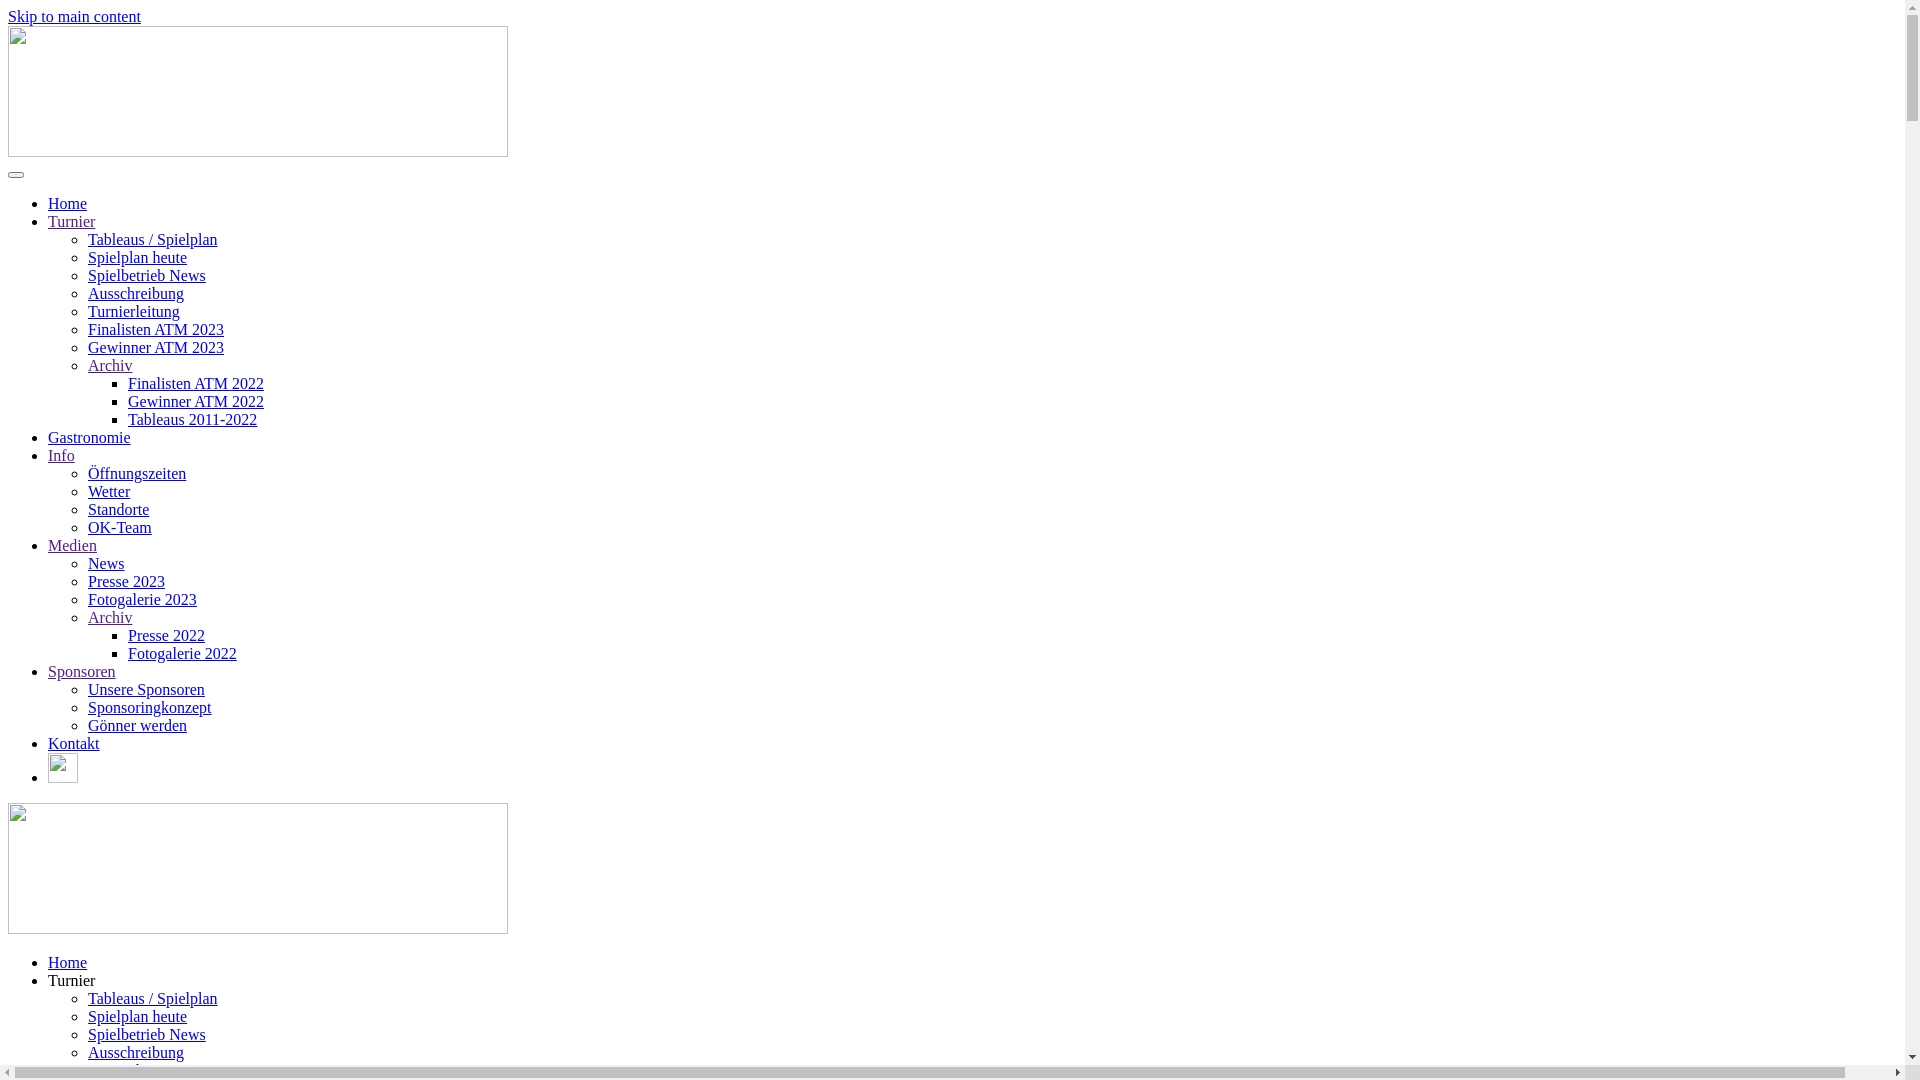 This screenshot has width=1920, height=1080. What do you see at coordinates (155, 328) in the screenshot?
I see `'Finalisten ATM 2023'` at bounding box center [155, 328].